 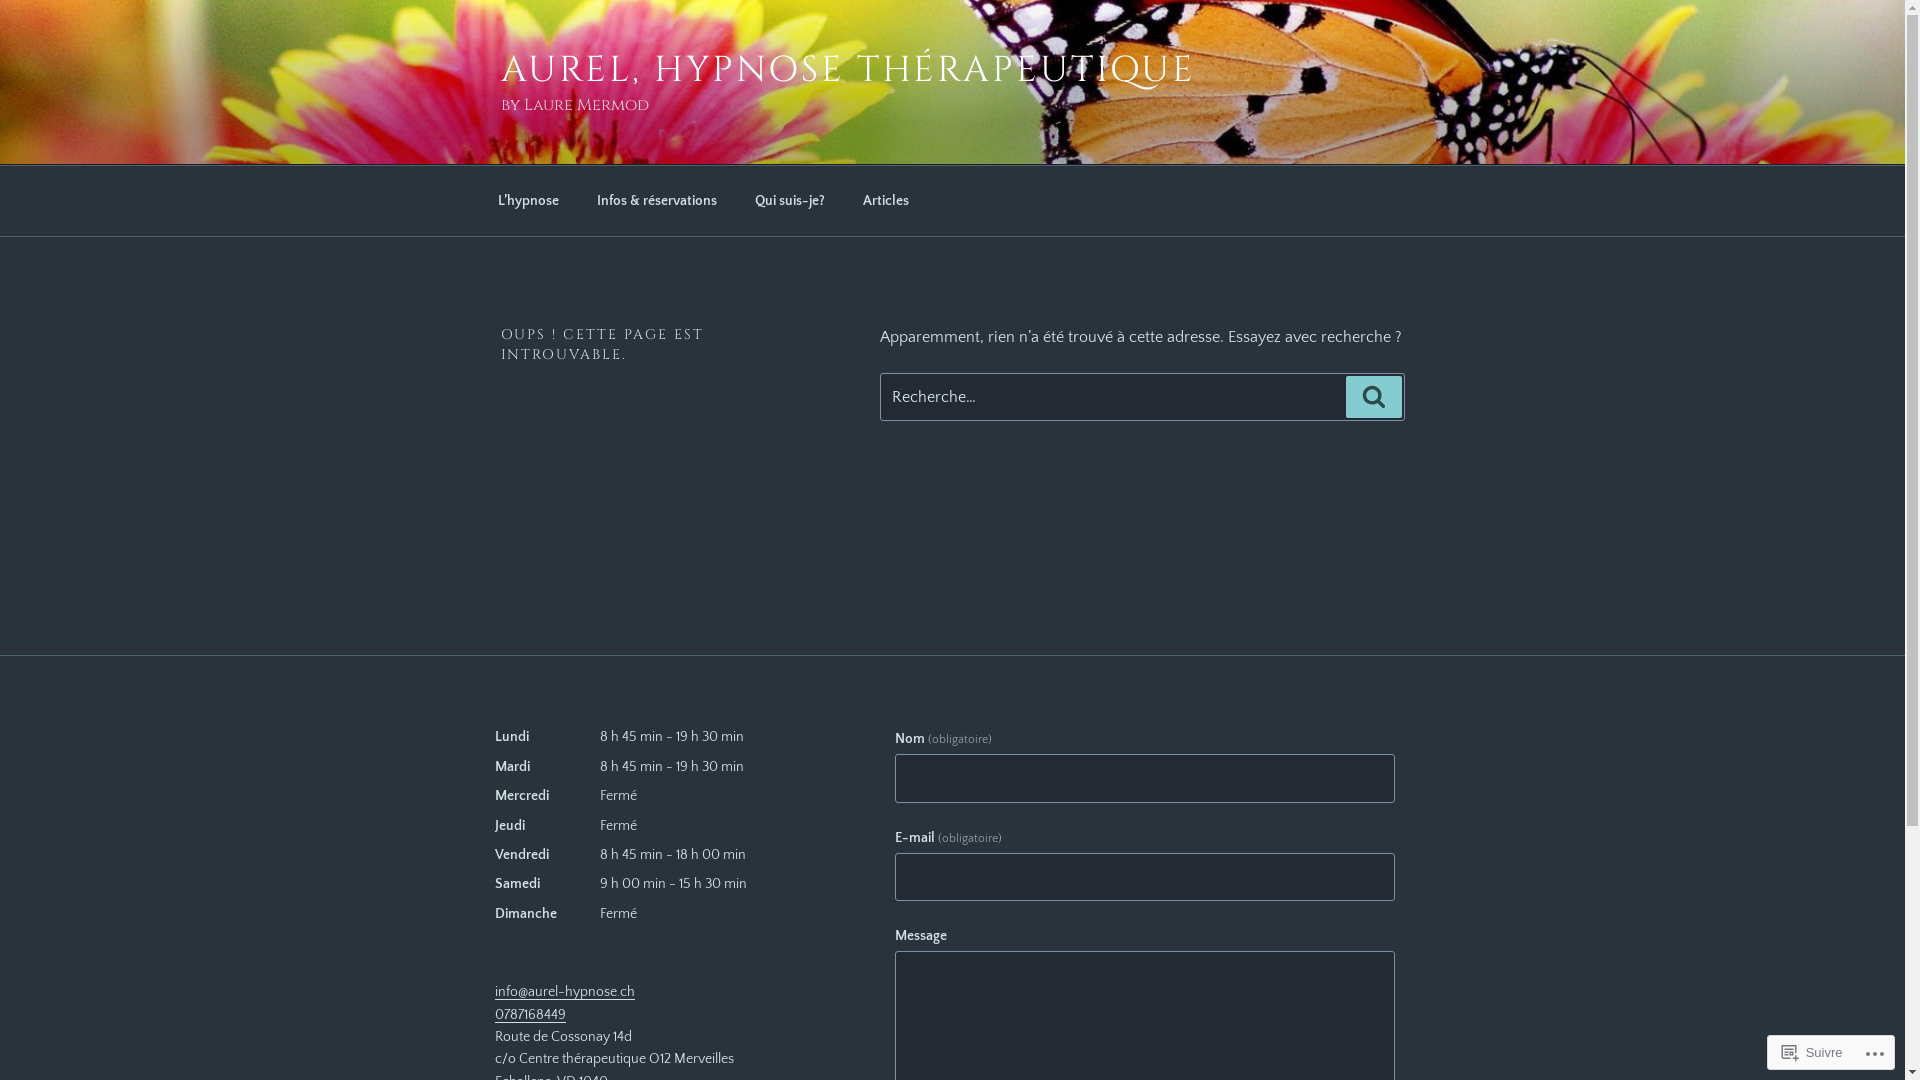 What do you see at coordinates (789, 200) in the screenshot?
I see `'Qui suis-je?'` at bounding box center [789, 200].